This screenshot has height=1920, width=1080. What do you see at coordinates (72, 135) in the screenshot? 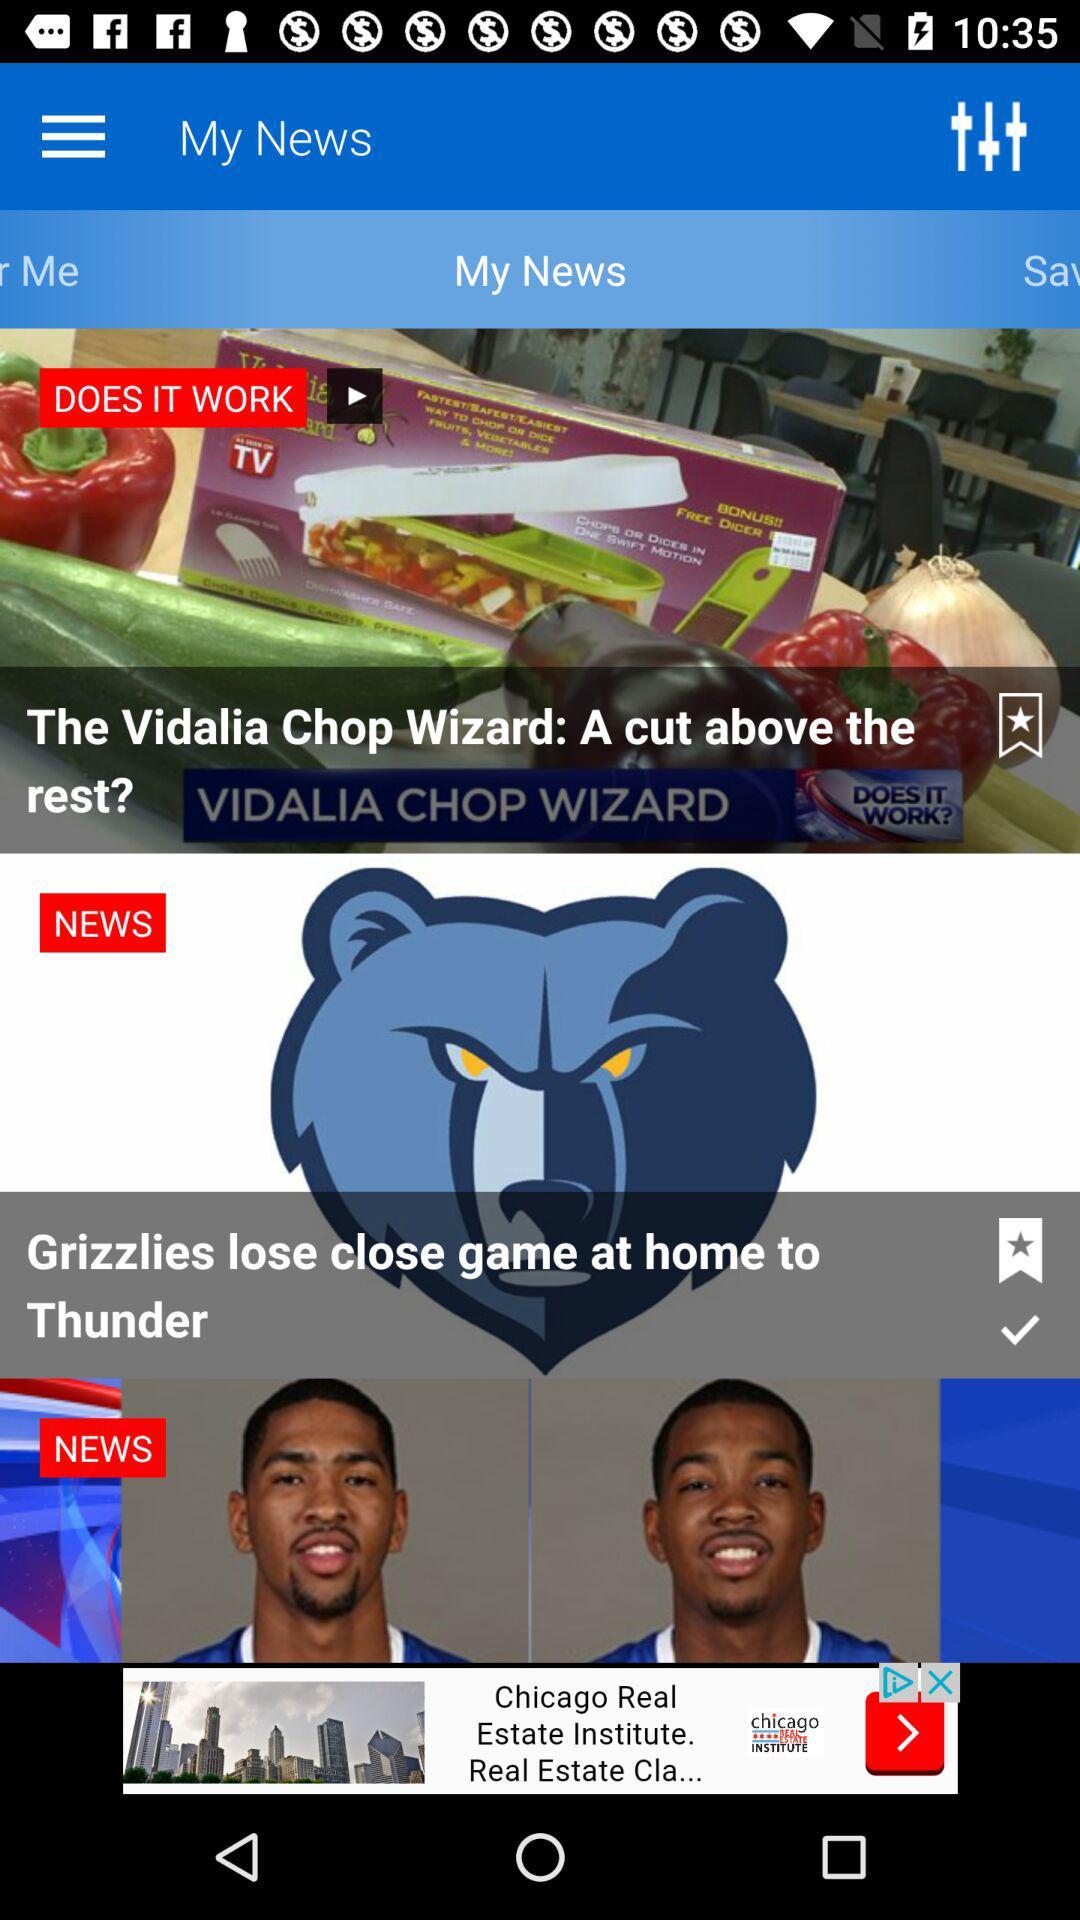
I see `open menu` at bounding box center [72, 135].